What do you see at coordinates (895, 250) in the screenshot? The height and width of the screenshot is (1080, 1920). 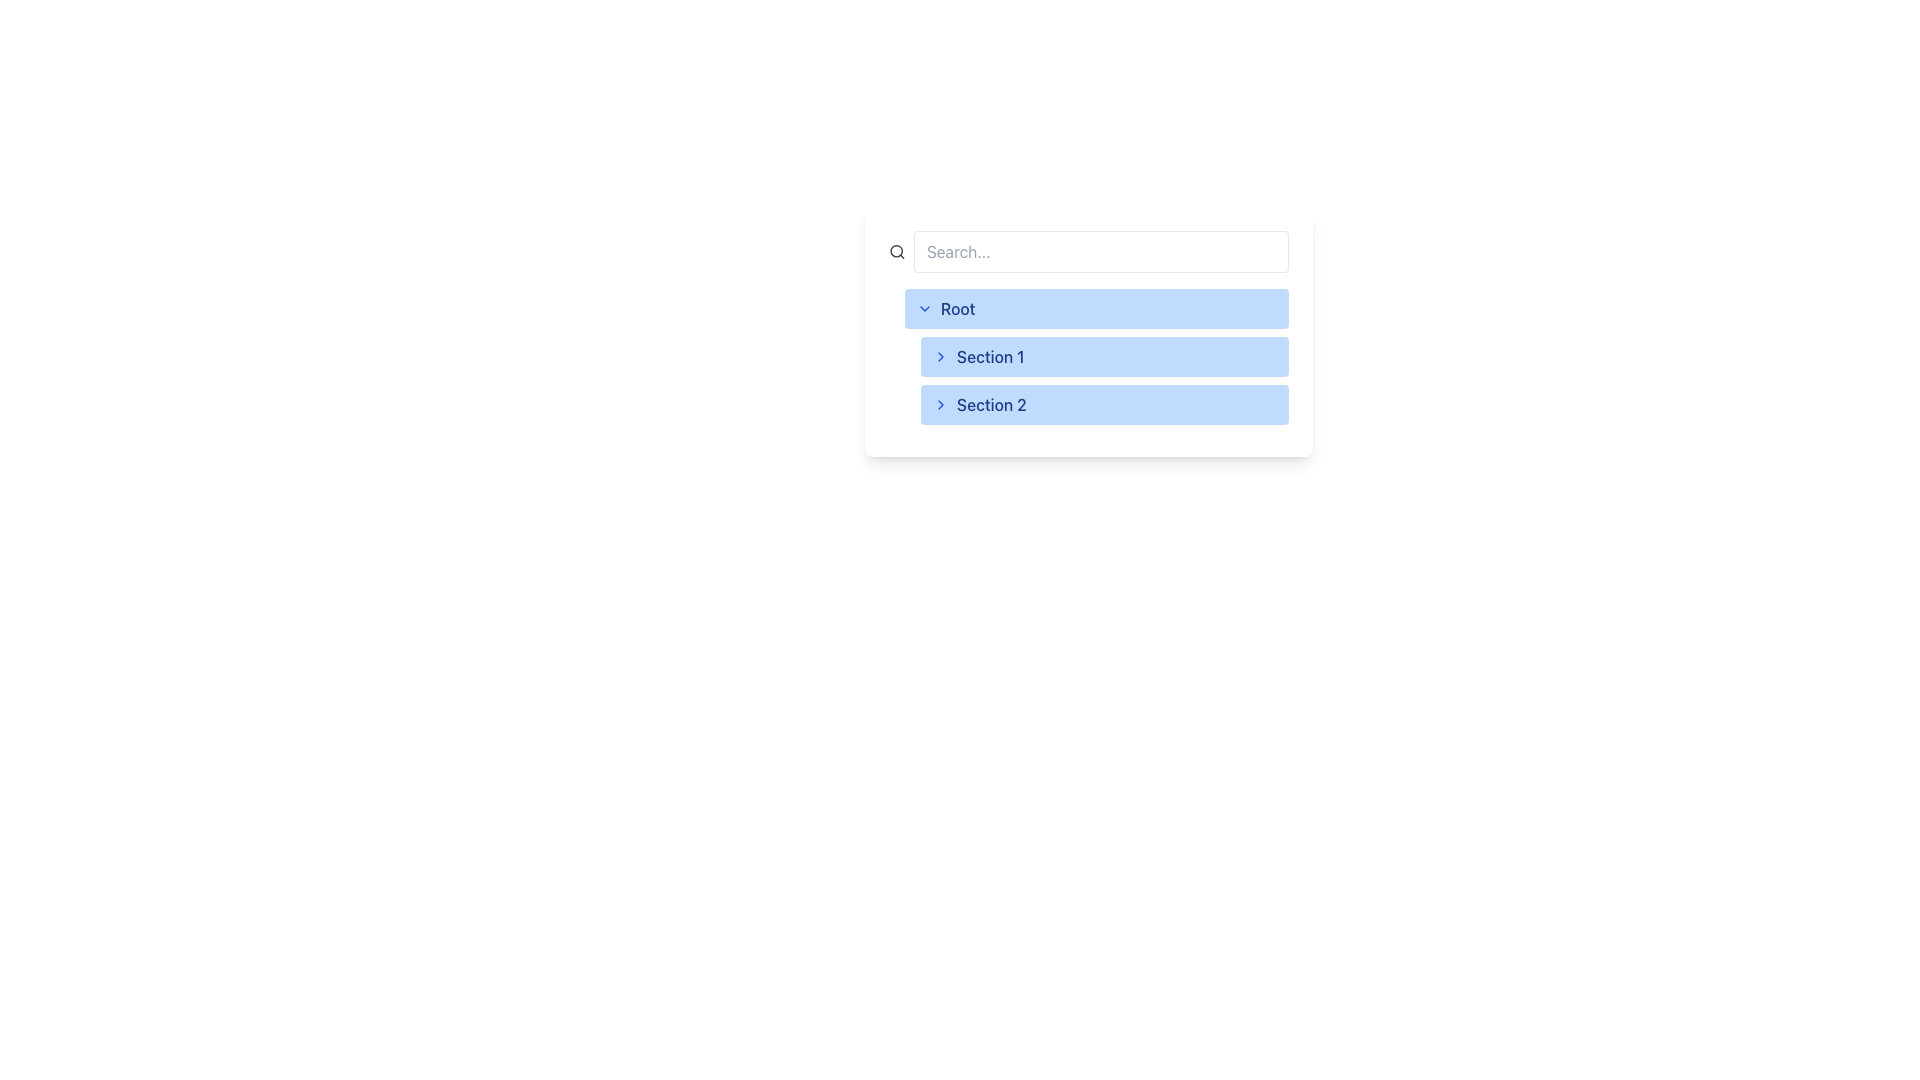 I see `the central circle of the gray search icon, which is part of the magnifying glass representation located to the left of the search input box` at bounding box center [895, 250].